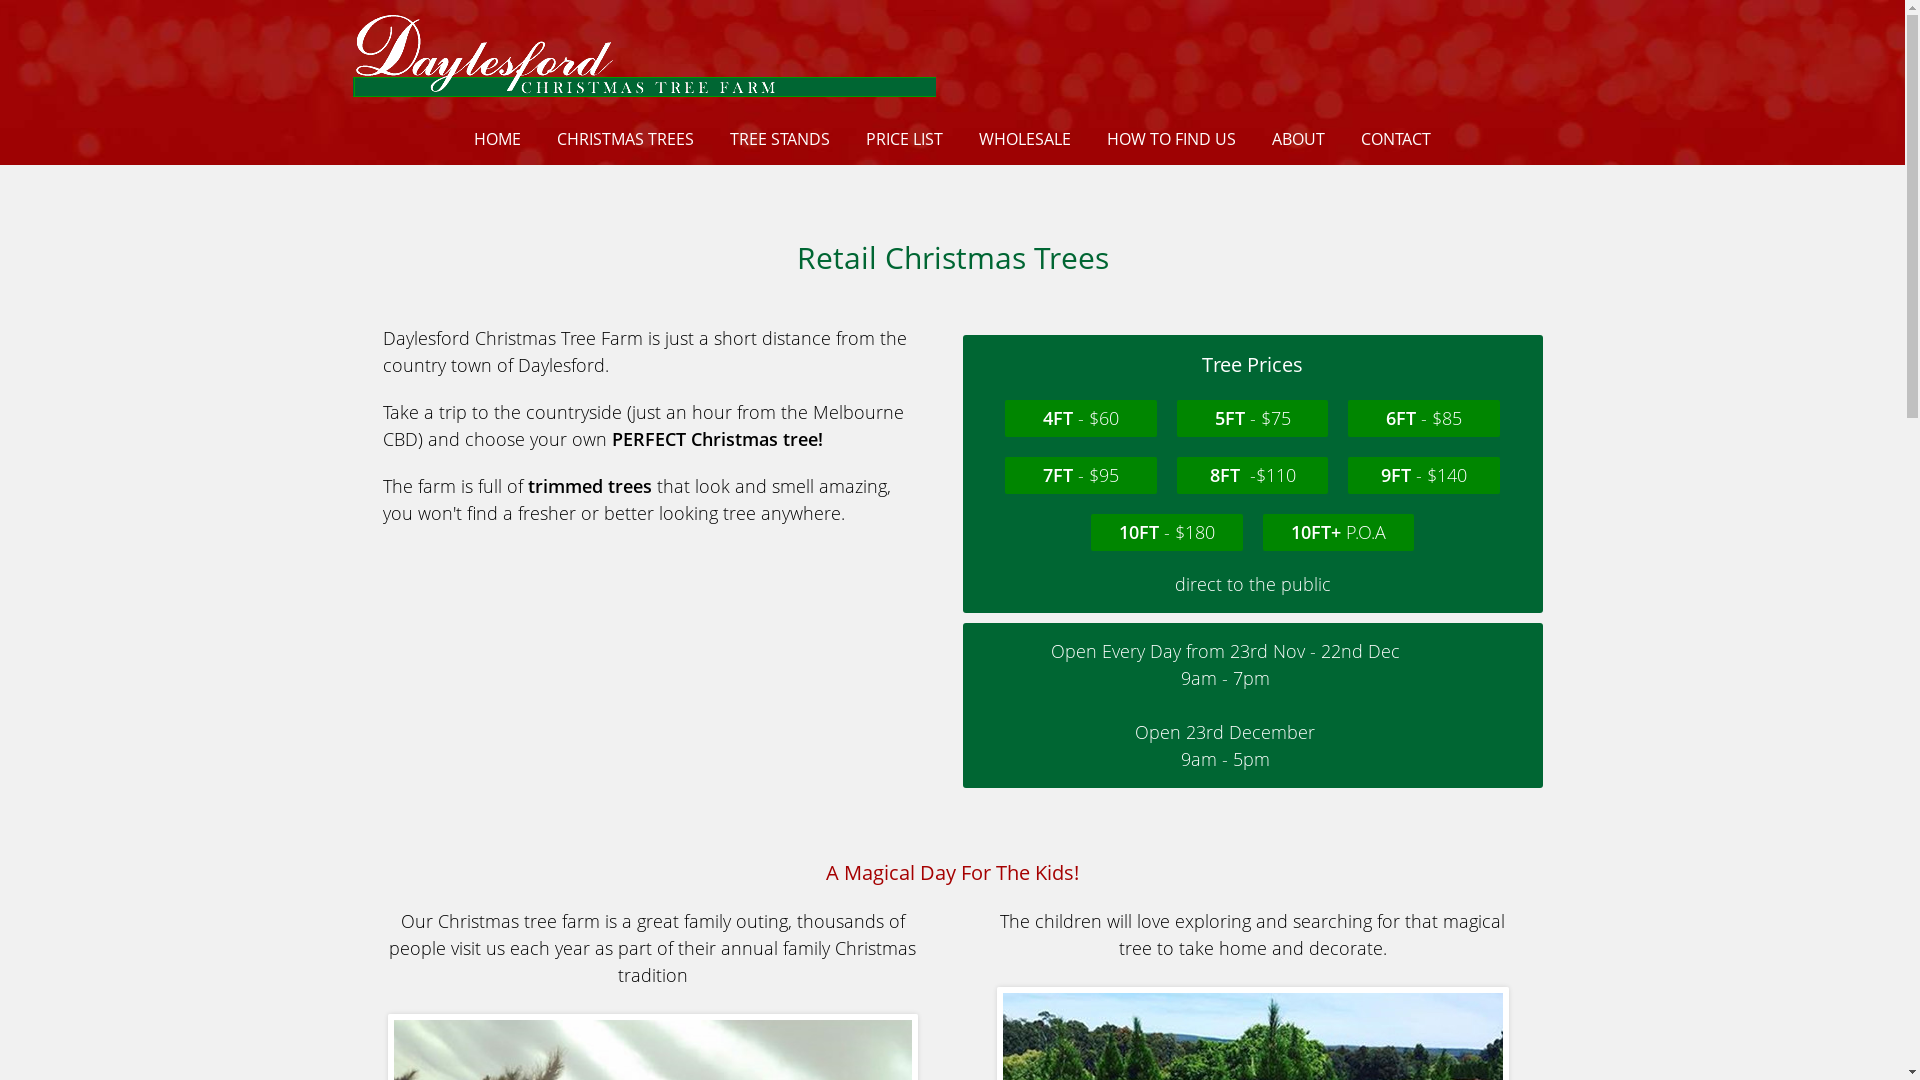 The width and height of the screenshot is (1920, 1080). Describe the element at coordinates (1298, 137) in the screenshot. I see `'ABOUT'` at that location.